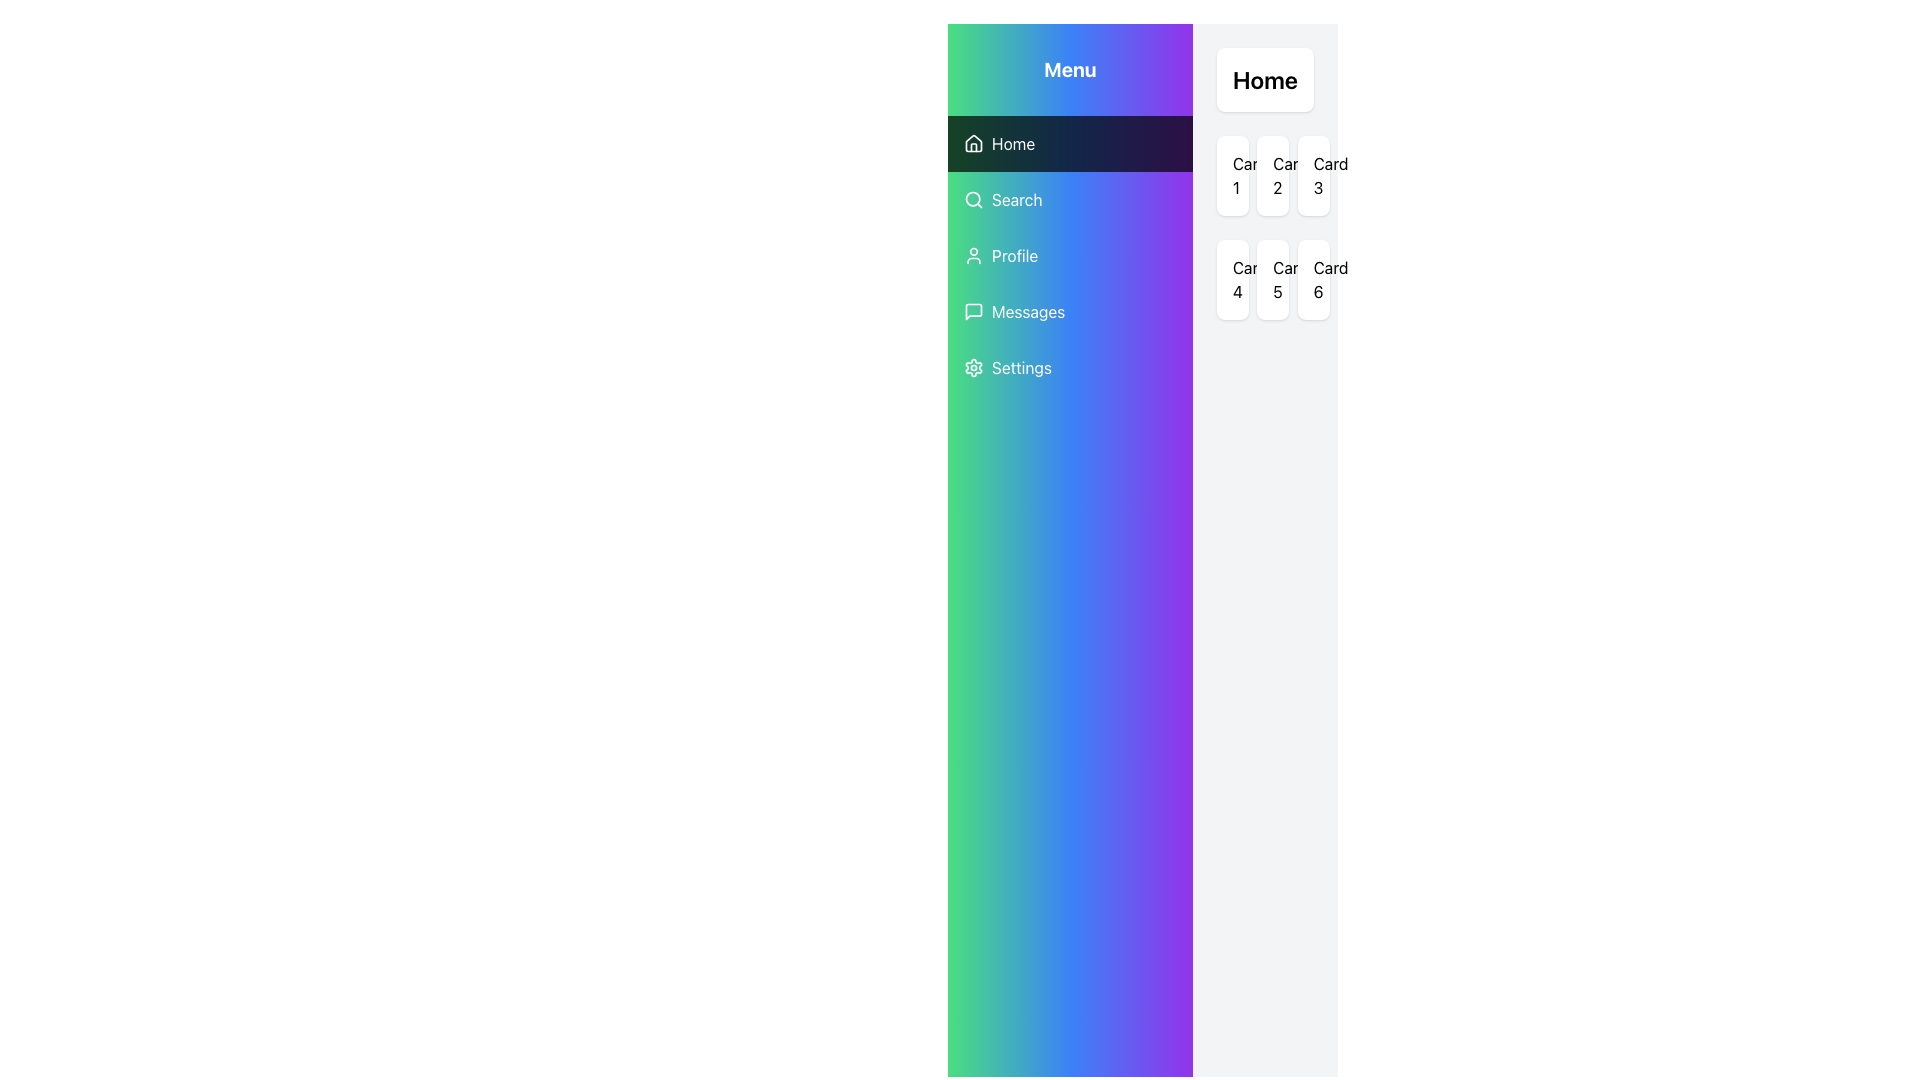 Image resolution: width=1920 pixels, height=1080 pixels. I want to click on the 'Profile' button in the sidebar menu, so click(1069, 254).